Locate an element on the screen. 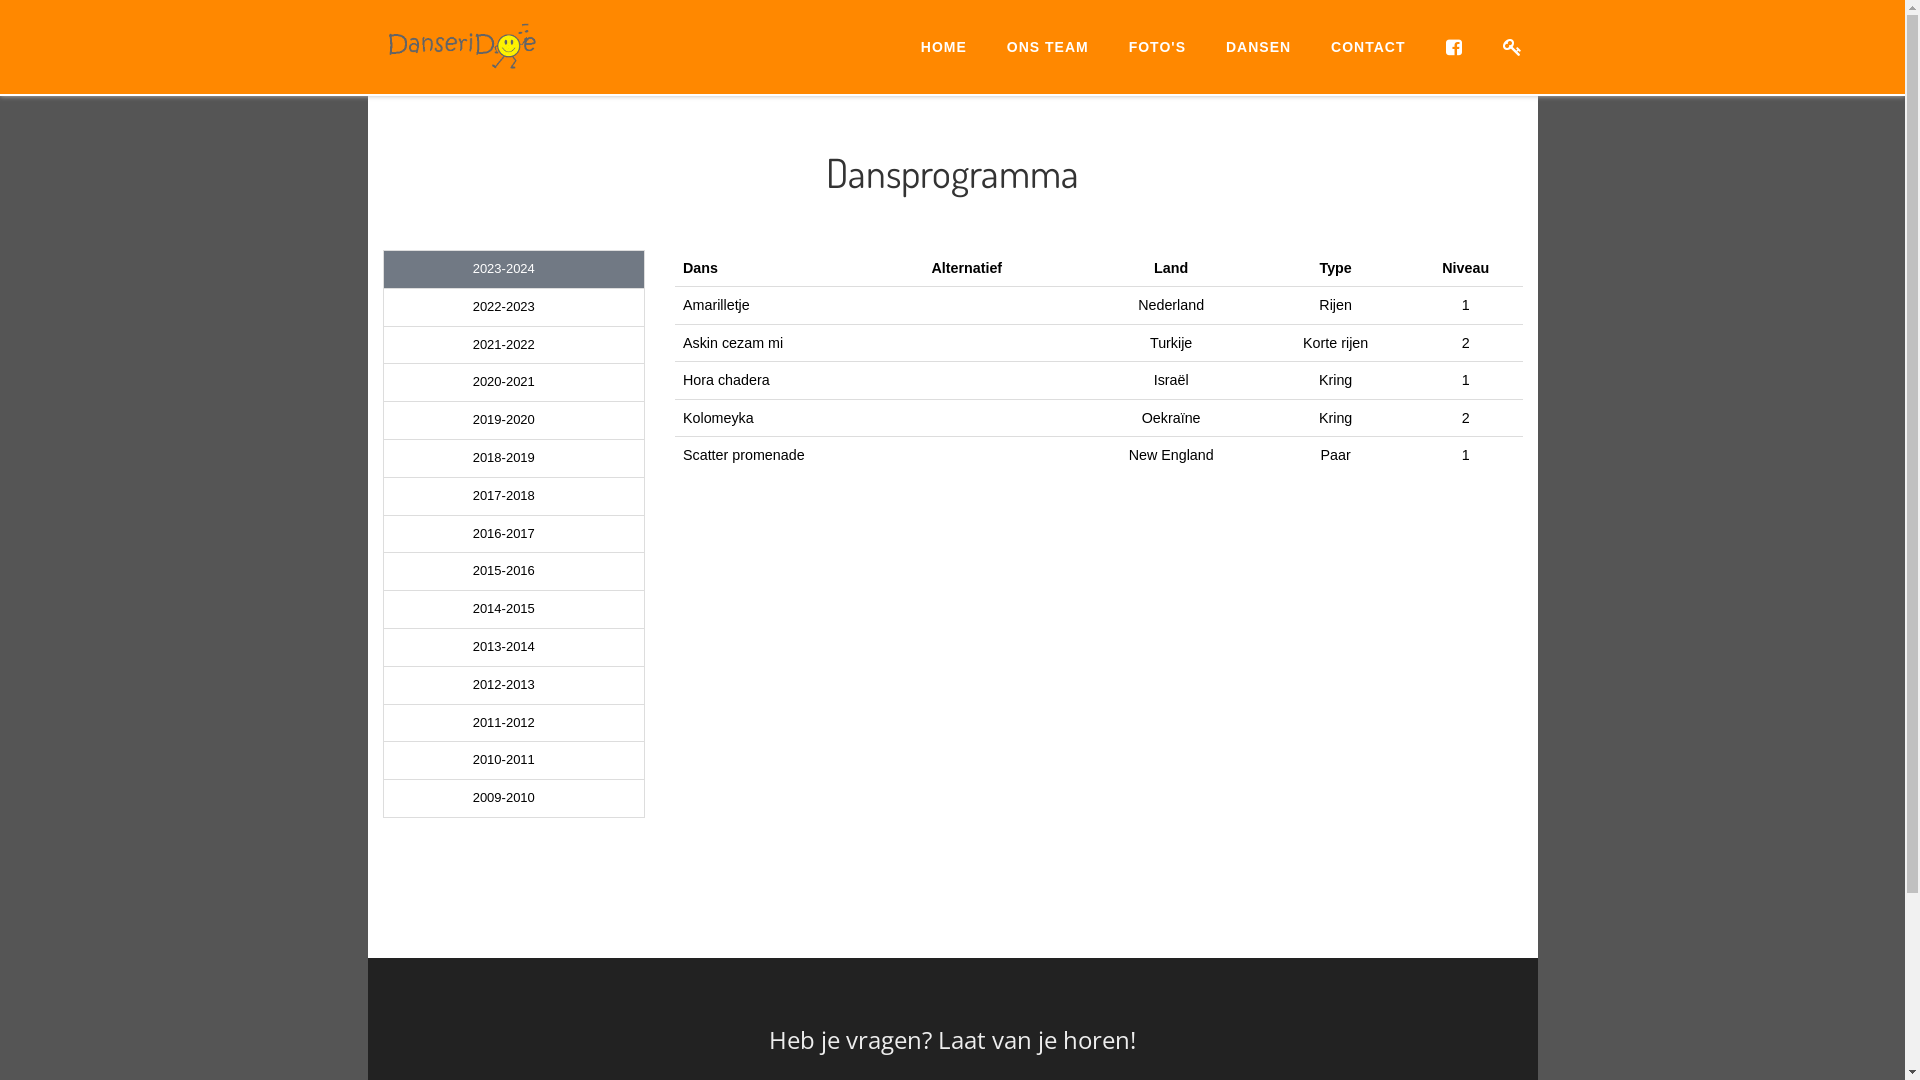 The width and height of the screenshot is (1920, 1080). '2020-2021' is located at coordinates (514, 382).